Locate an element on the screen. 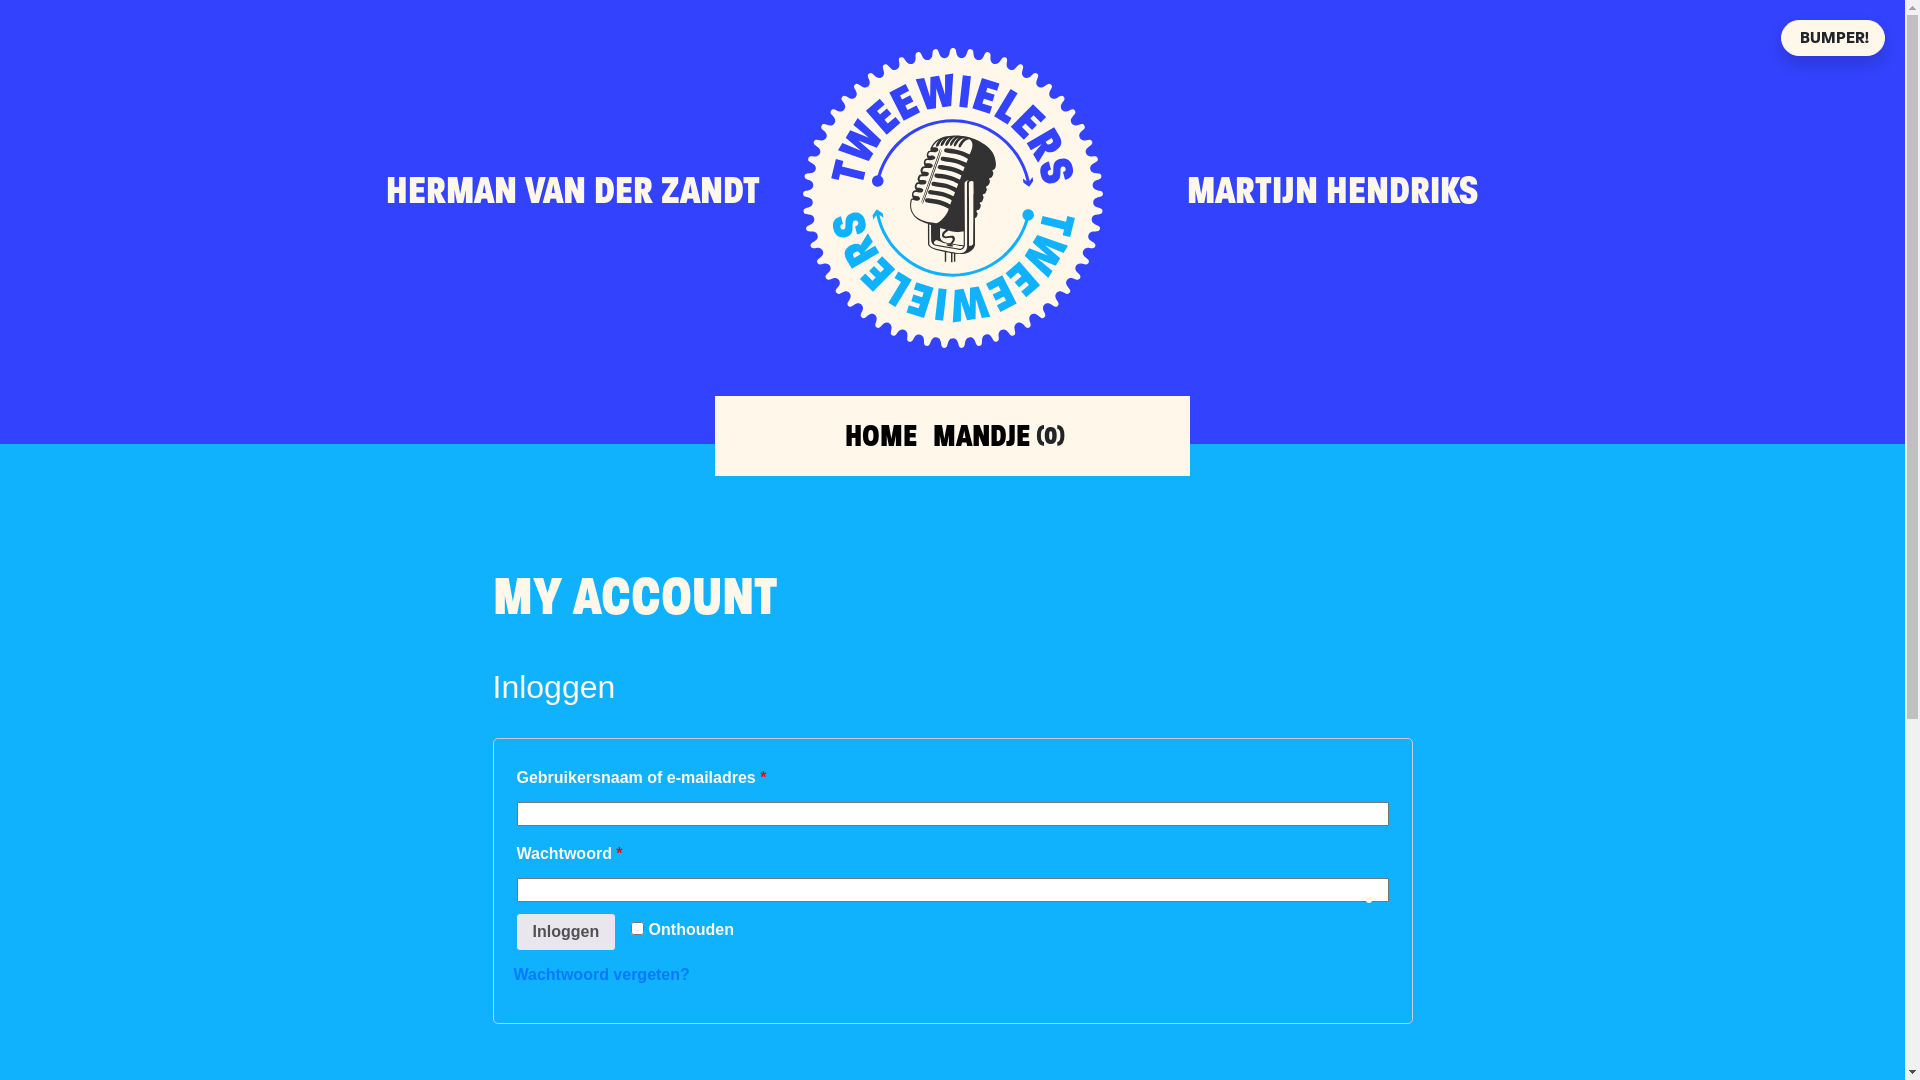  'MANDJE' is located at coordinates (931, 434).